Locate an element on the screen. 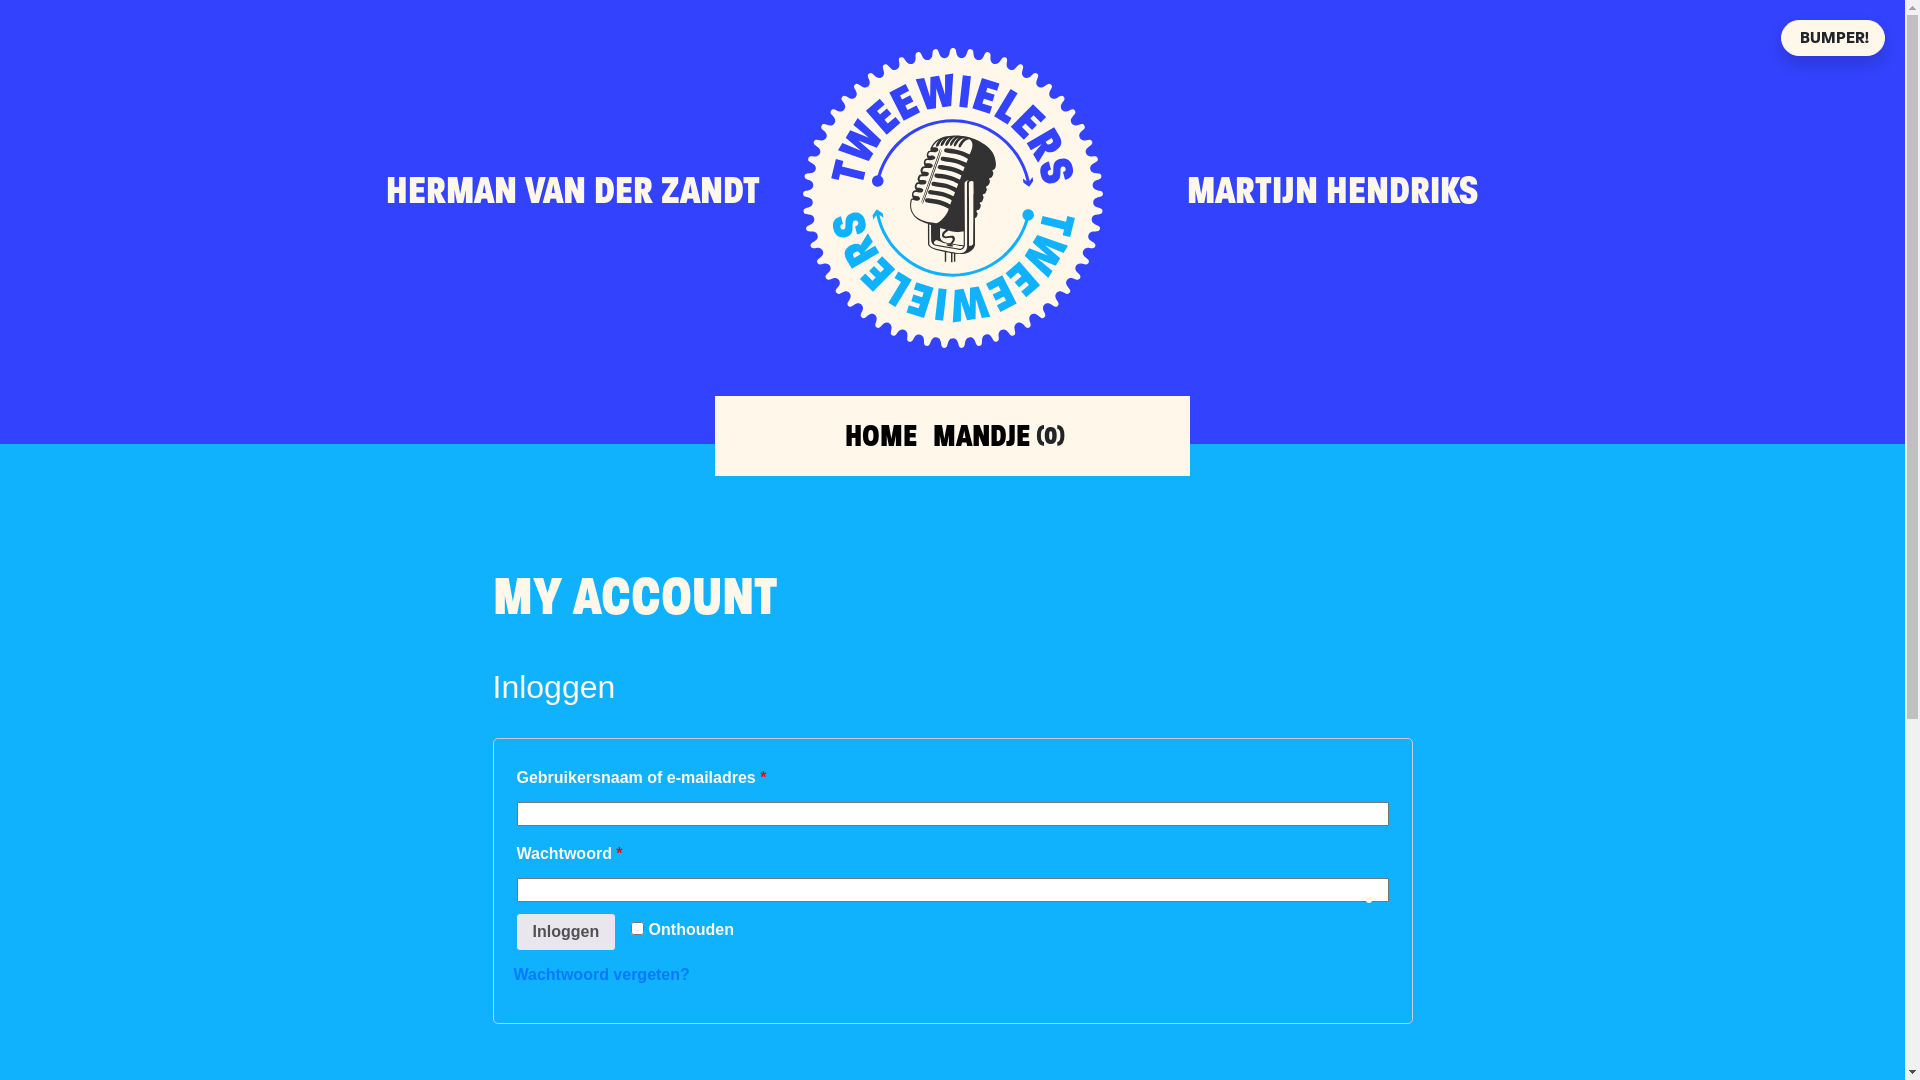  'MANDJE' is located at coordinates (931, 434).